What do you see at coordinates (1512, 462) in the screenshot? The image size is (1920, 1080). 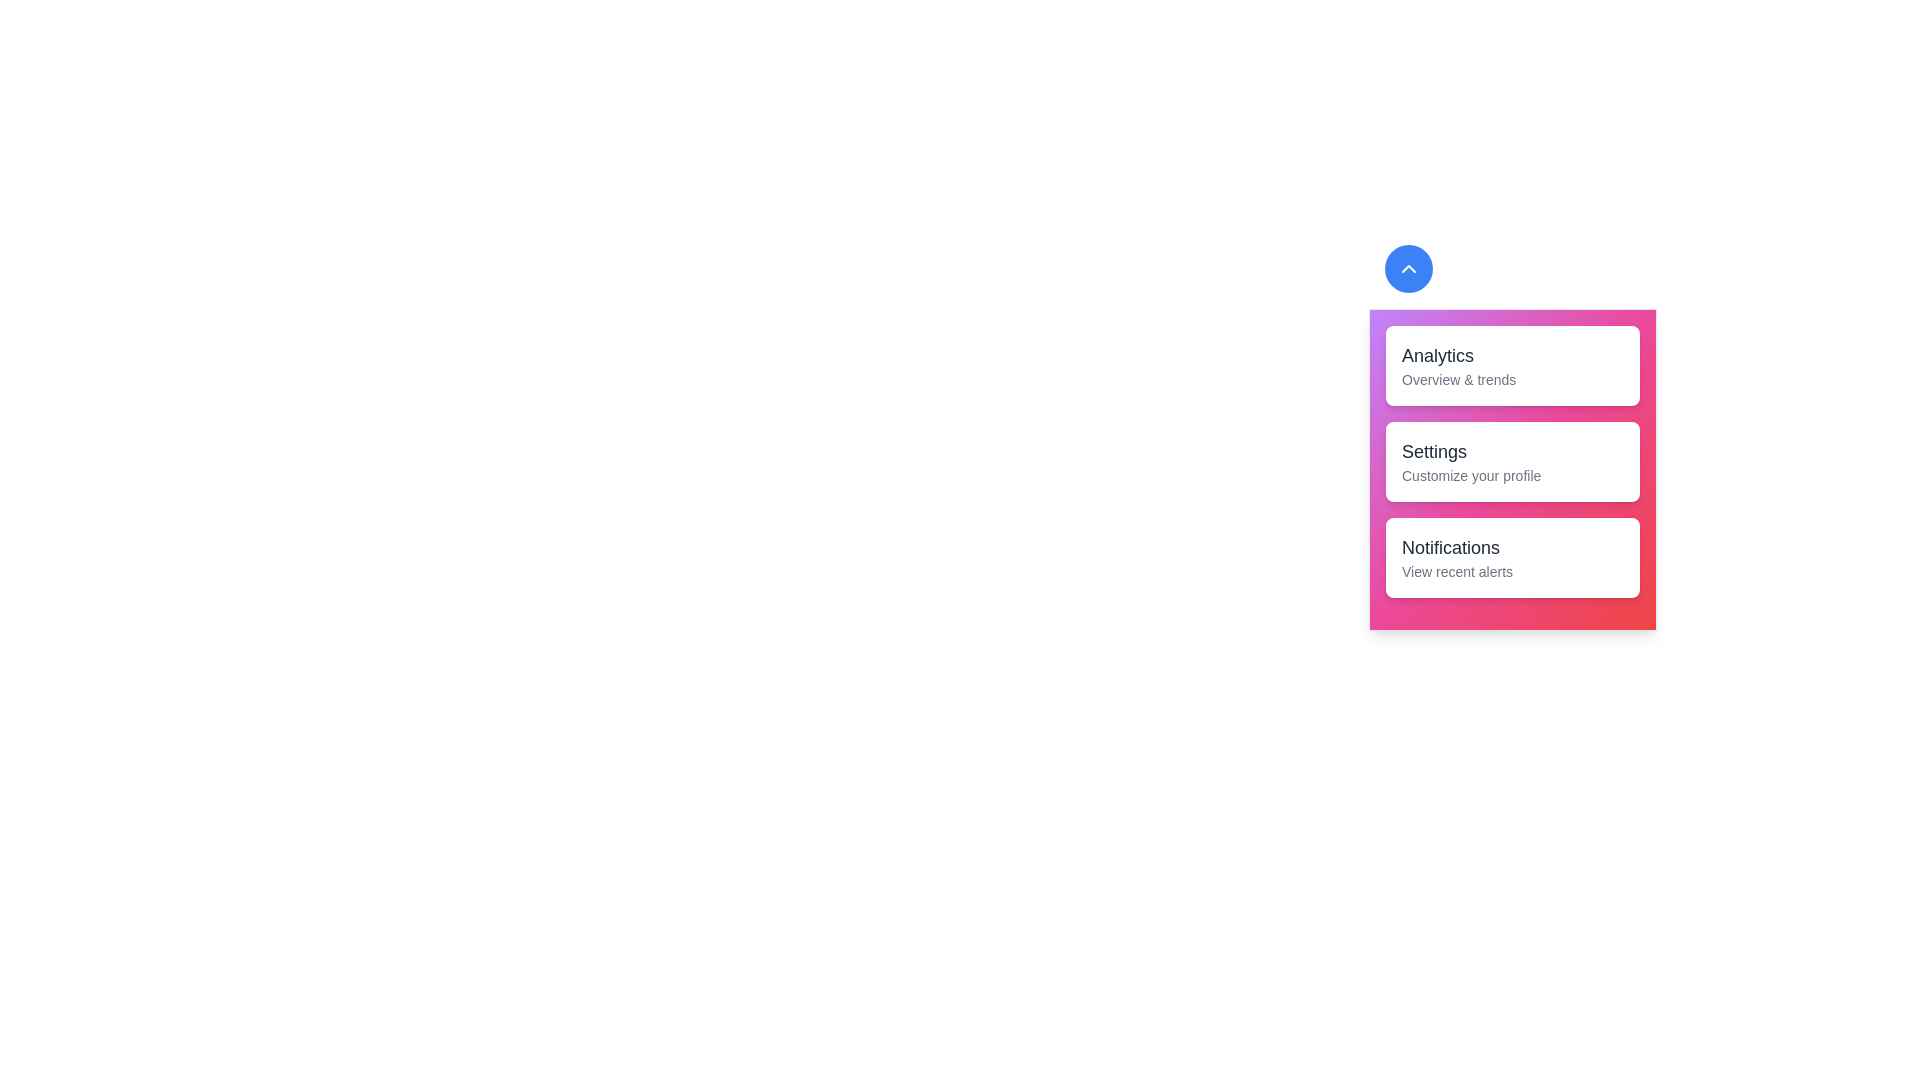 I see `the category card labeled 'Settings' to observe its hover effect` at bounding box center [1512, 462].